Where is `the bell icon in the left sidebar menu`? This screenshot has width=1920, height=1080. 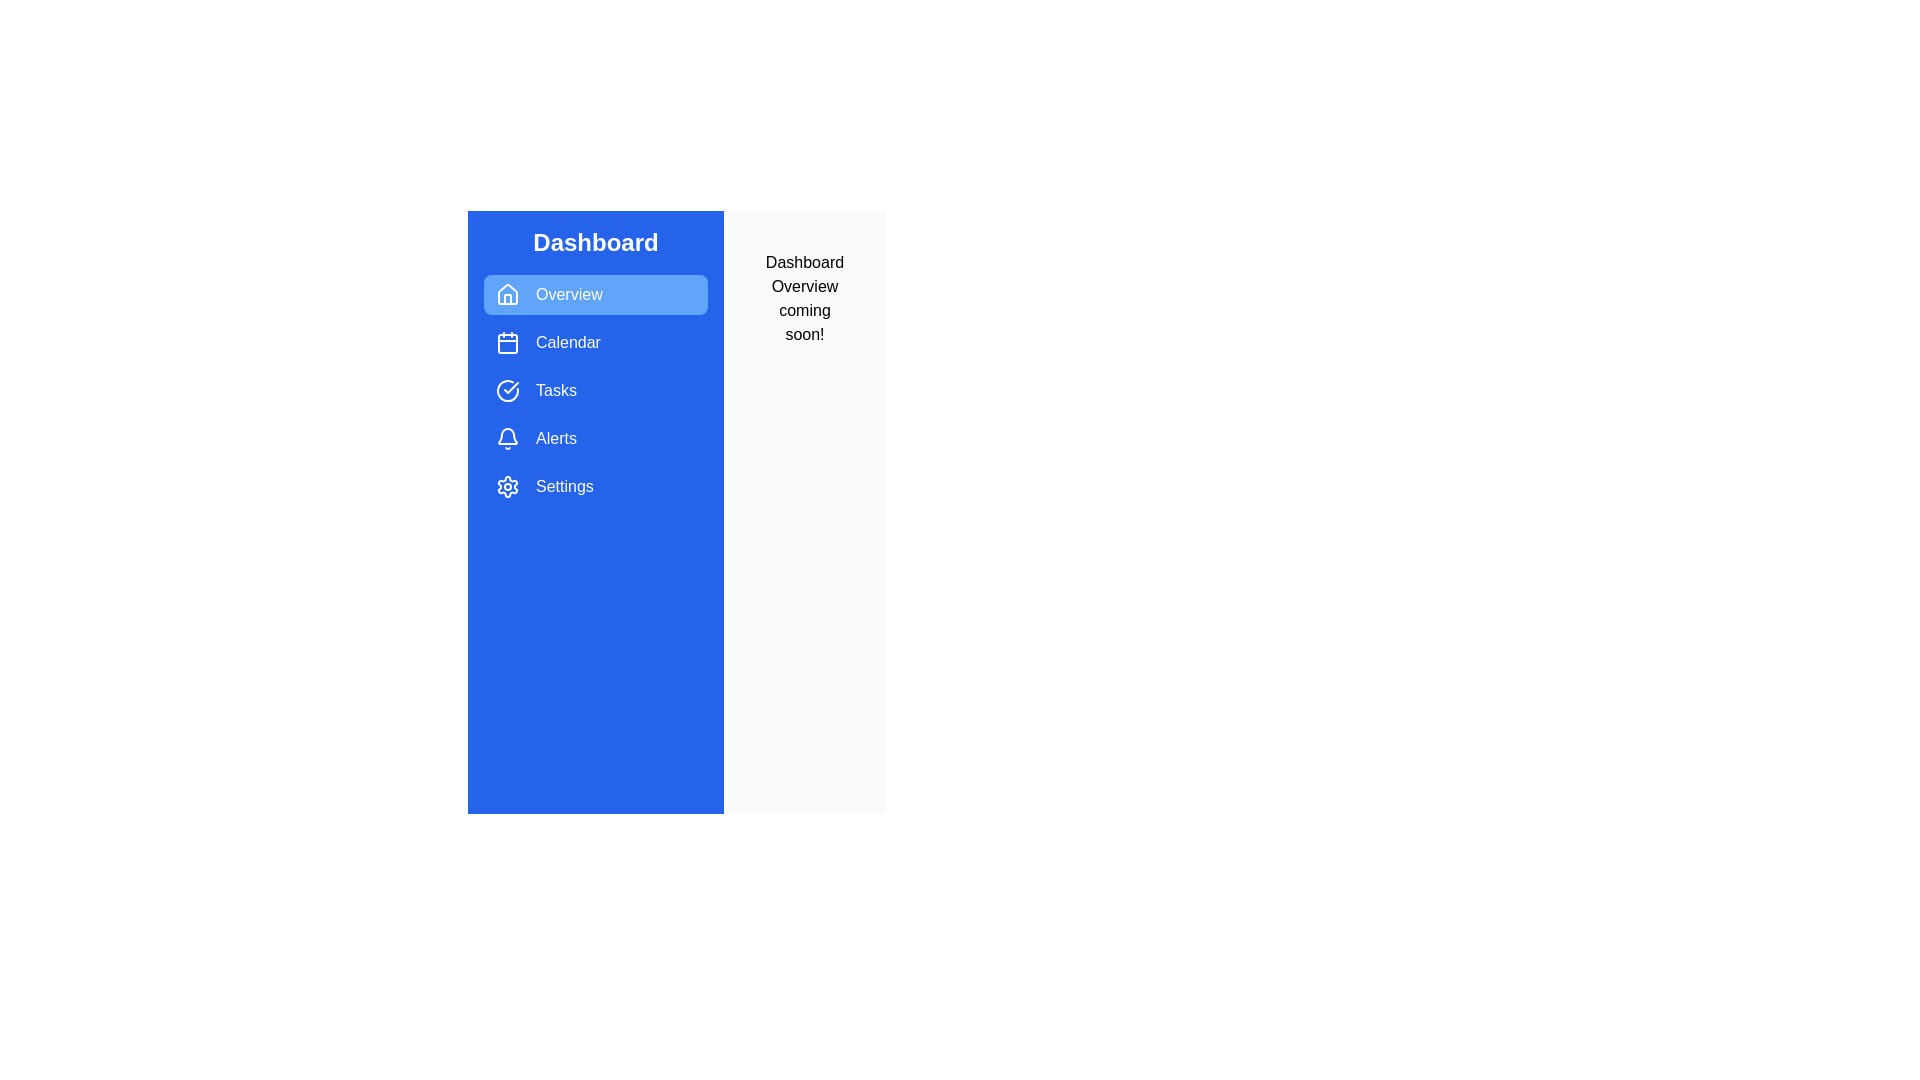 the bell icon in the left sidebar menu is located at coordinates (508, 438).